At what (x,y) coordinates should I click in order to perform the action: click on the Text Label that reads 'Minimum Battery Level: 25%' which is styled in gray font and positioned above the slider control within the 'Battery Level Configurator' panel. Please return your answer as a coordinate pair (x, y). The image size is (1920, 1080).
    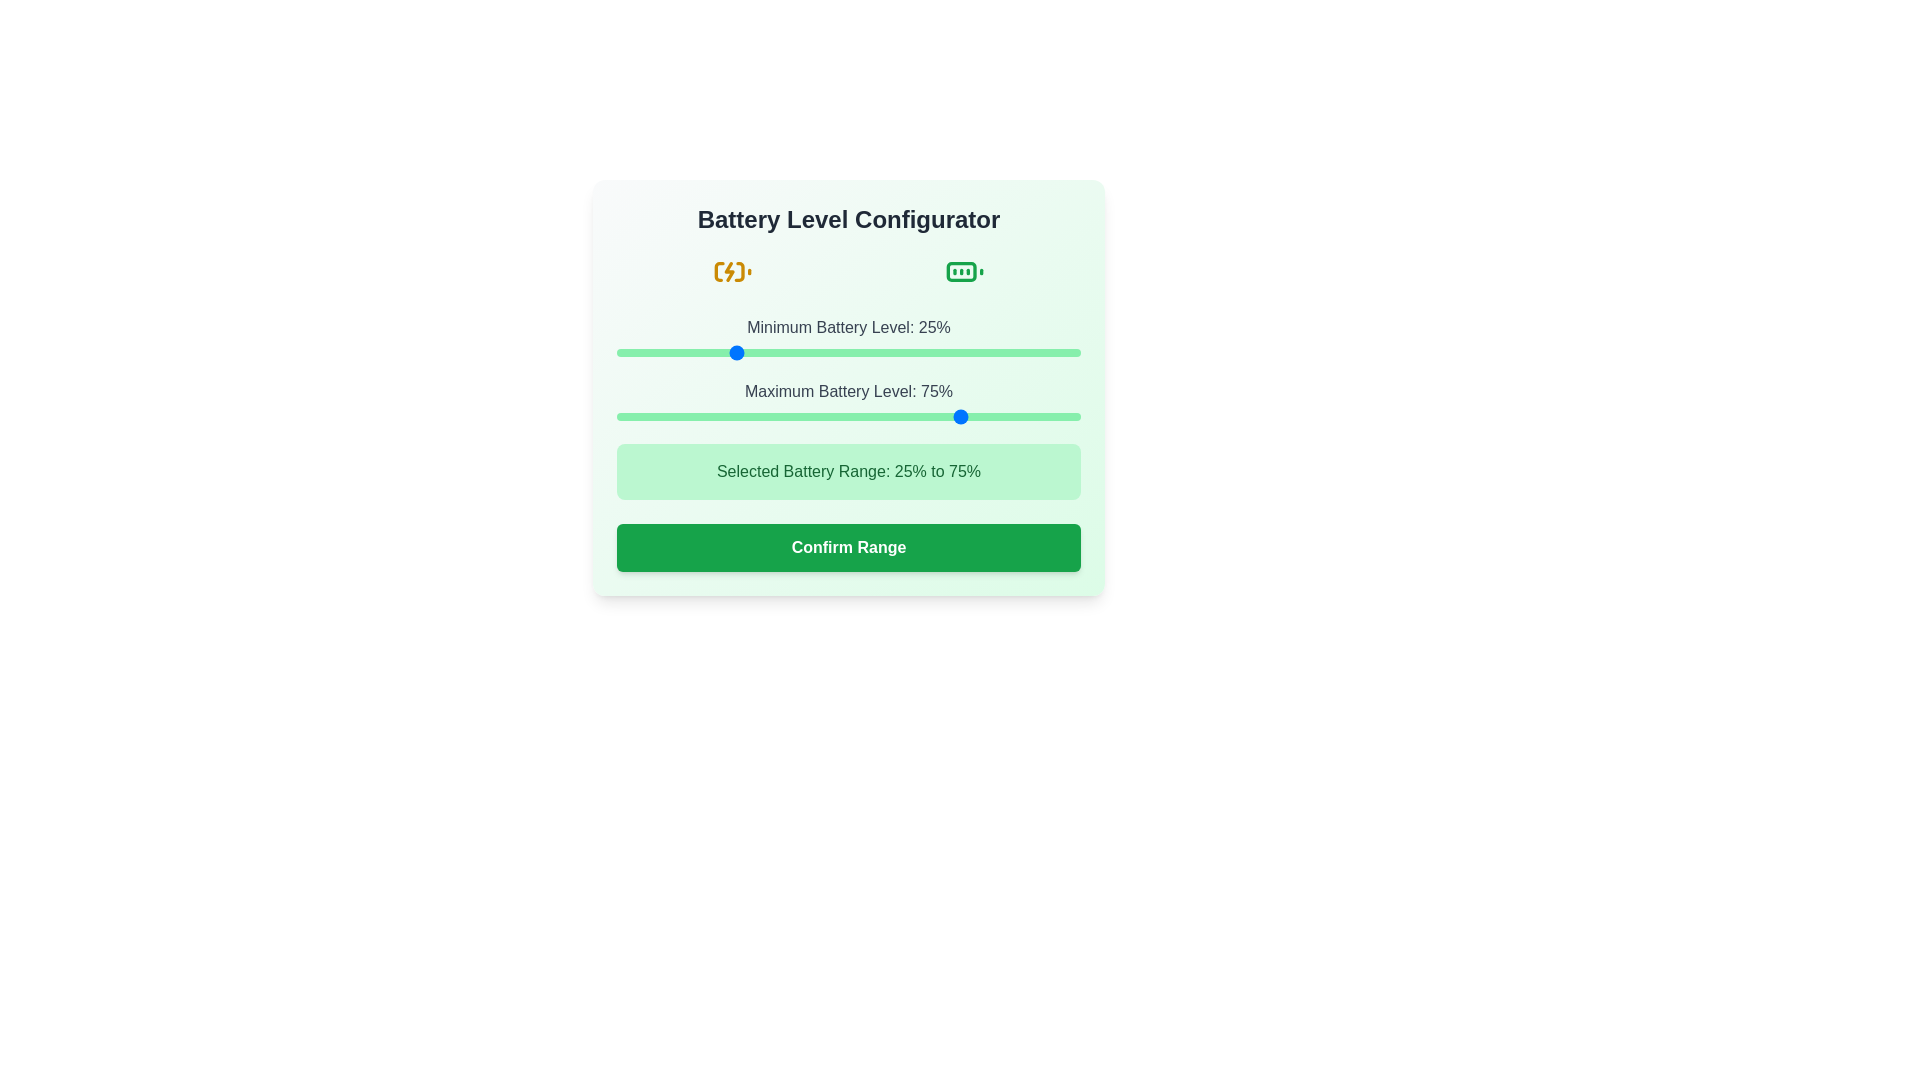
    Looking at the image, I should click on (849, 326).